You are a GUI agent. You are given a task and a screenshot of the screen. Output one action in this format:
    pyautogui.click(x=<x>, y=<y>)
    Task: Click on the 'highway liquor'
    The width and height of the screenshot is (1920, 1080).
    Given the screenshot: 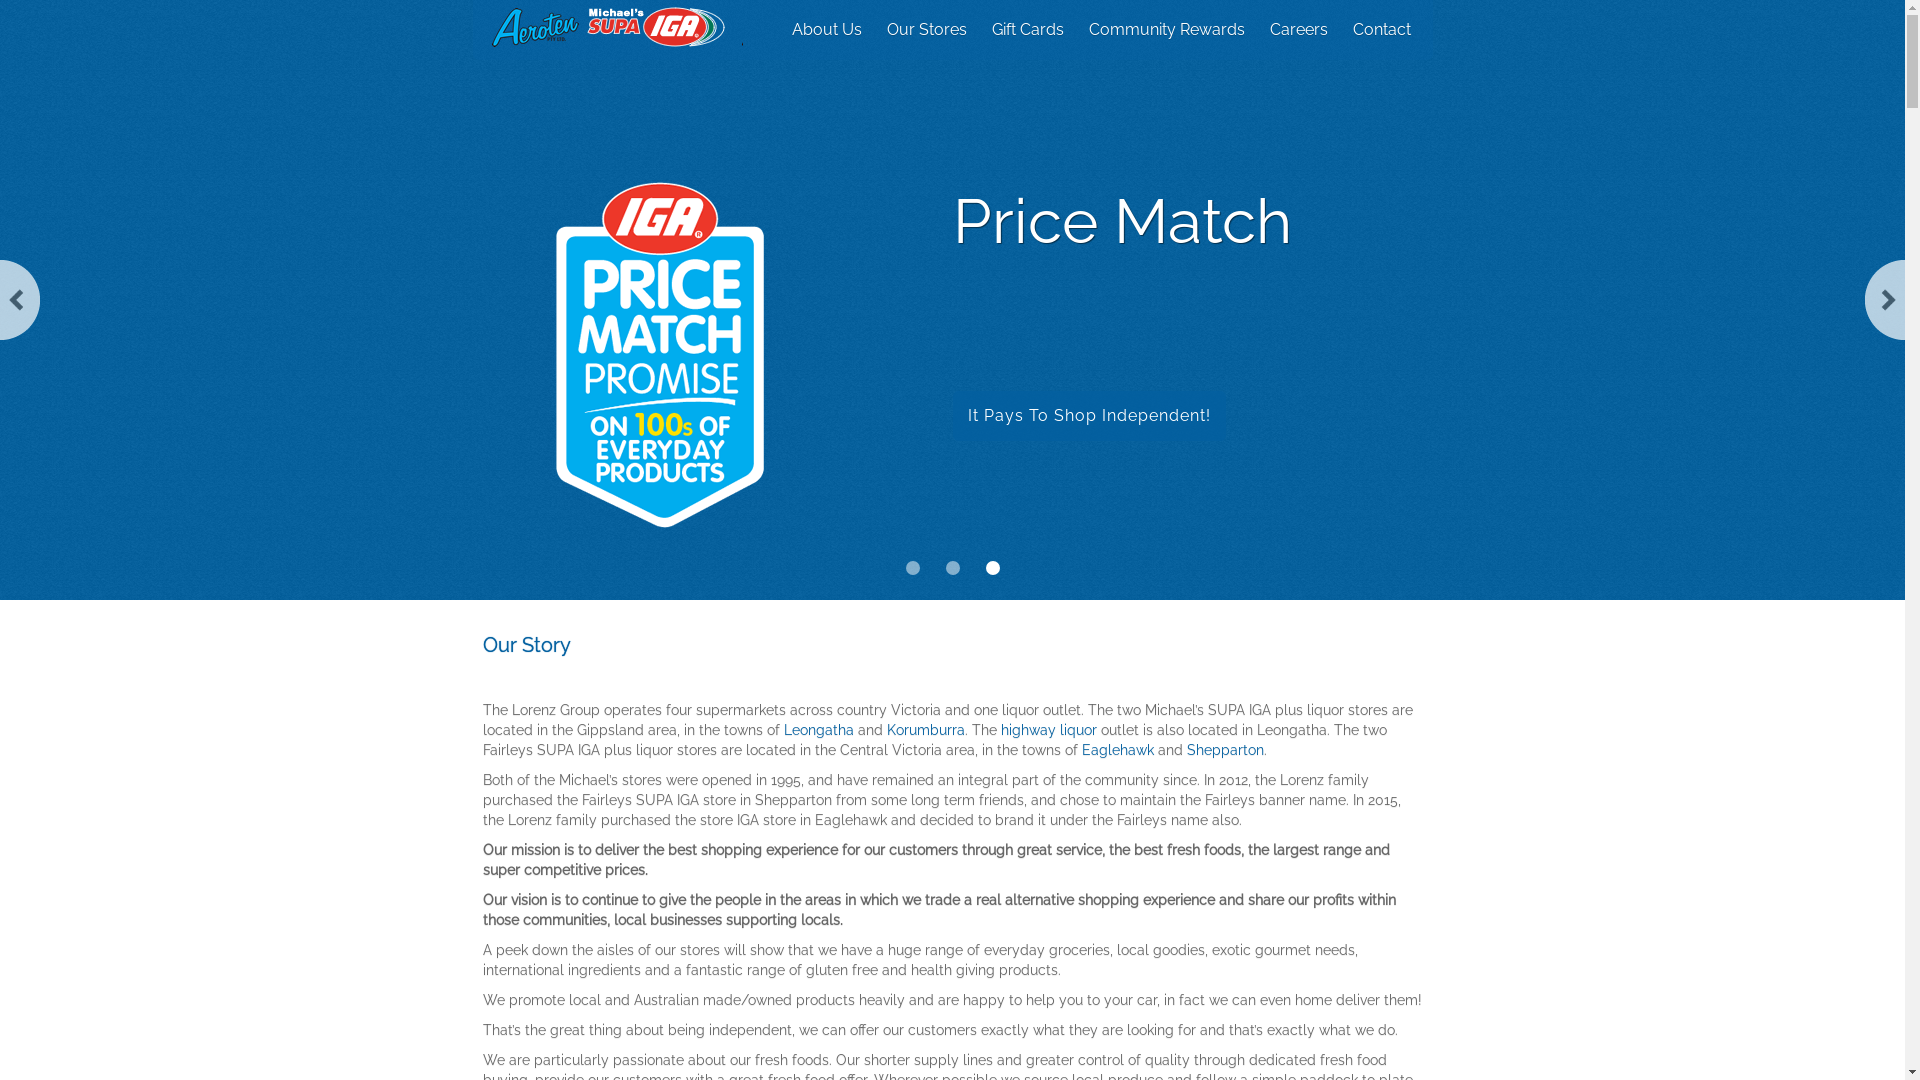 What is the action you would take?
    pyautogui.click(x=999, y=729)
    